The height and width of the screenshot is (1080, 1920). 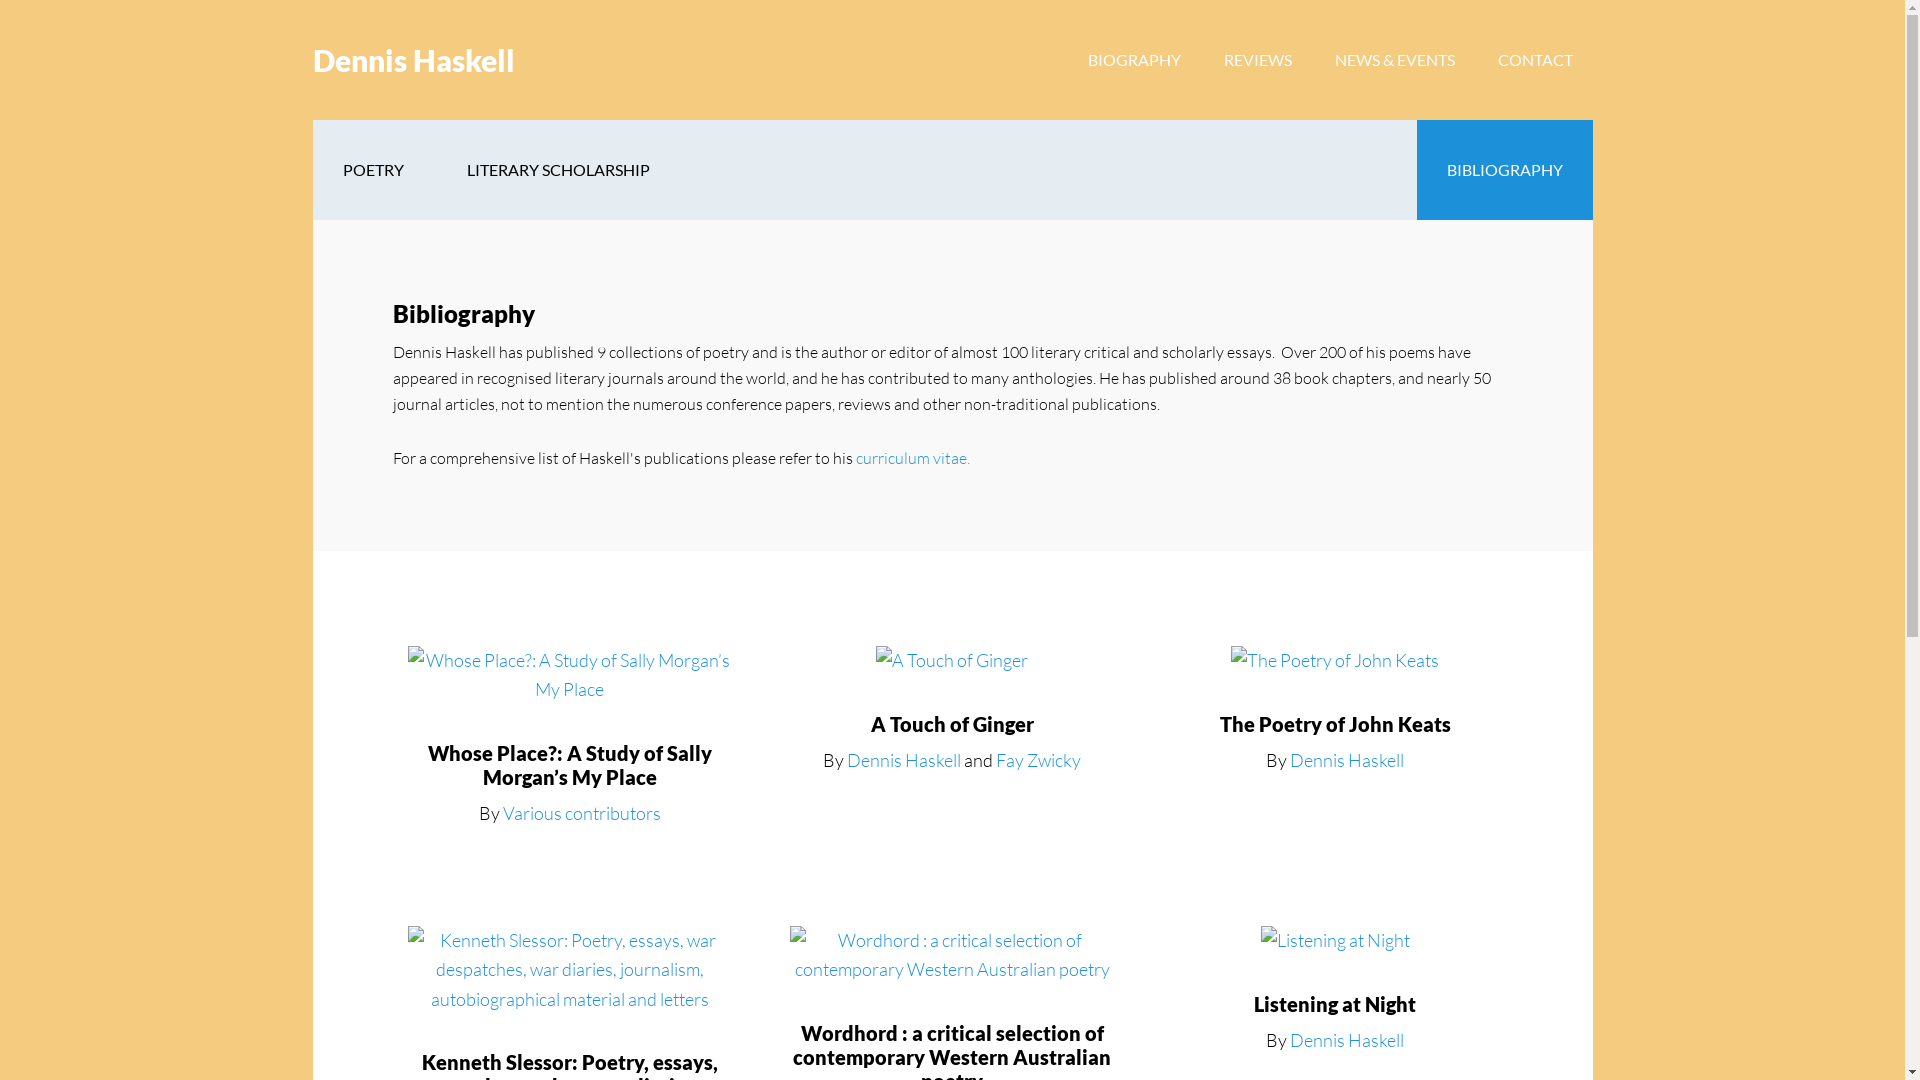 I want to click on 'LITERARY SCHOLARSHIP', so click(x=557, y=168).